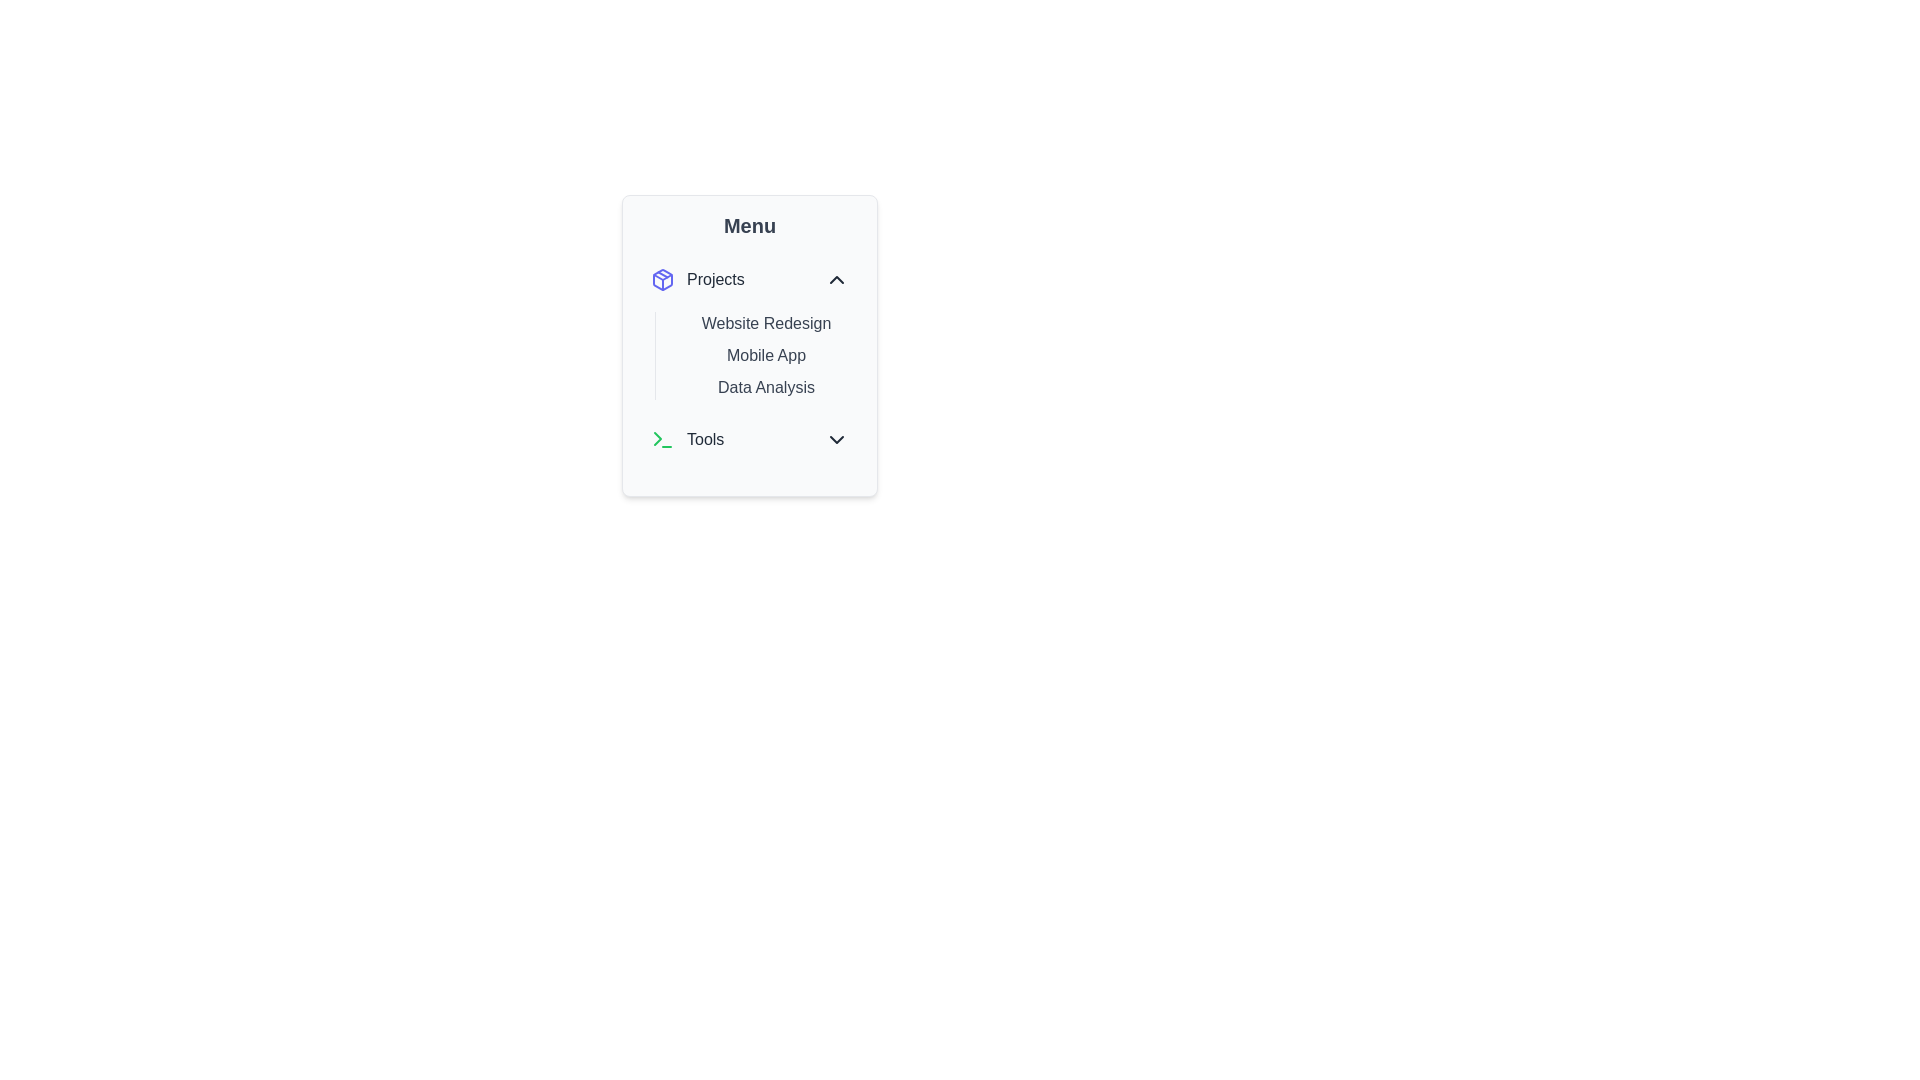  I want to click on 'Mobile App' text label located in the vertical menu under the 'Projects' dropdown for its styling or properties, so click(748, 345).